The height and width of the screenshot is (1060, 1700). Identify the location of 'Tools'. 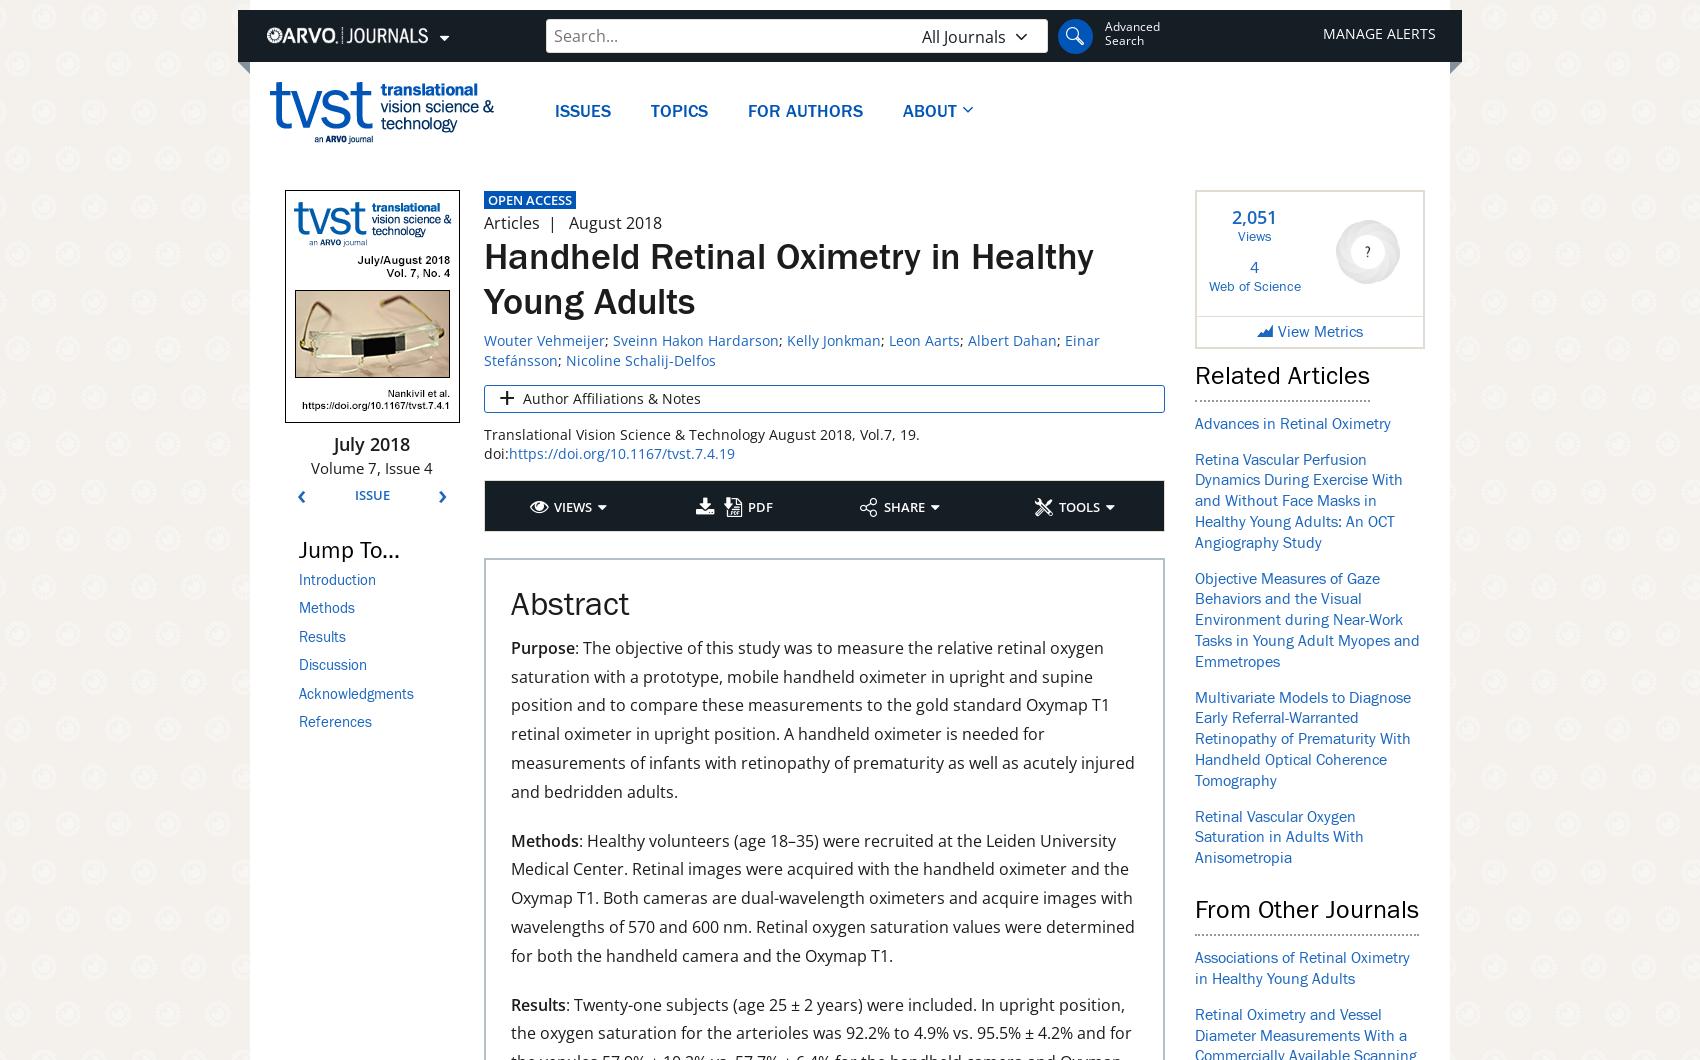
(1078, 505).